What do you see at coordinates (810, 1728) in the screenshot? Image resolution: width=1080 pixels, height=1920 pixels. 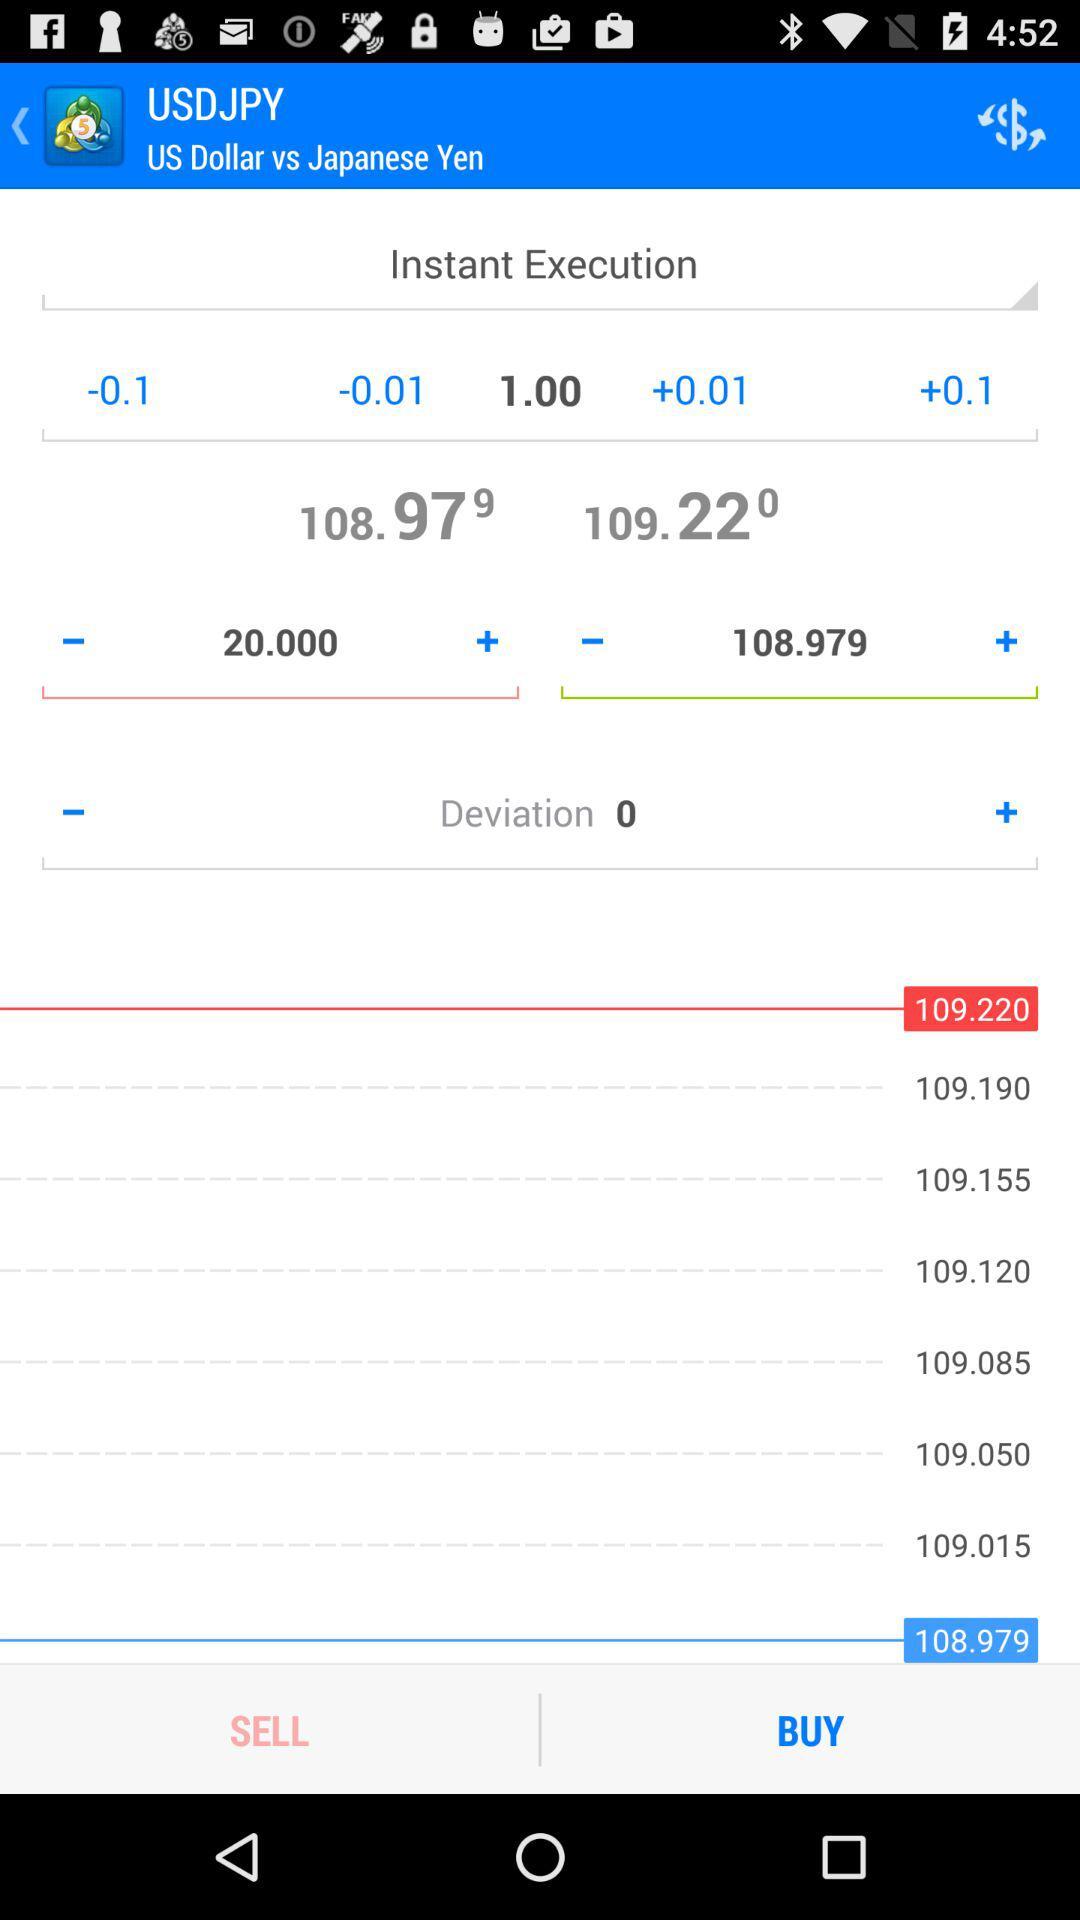 I see `the buy` at bounding box center [810, 1728].